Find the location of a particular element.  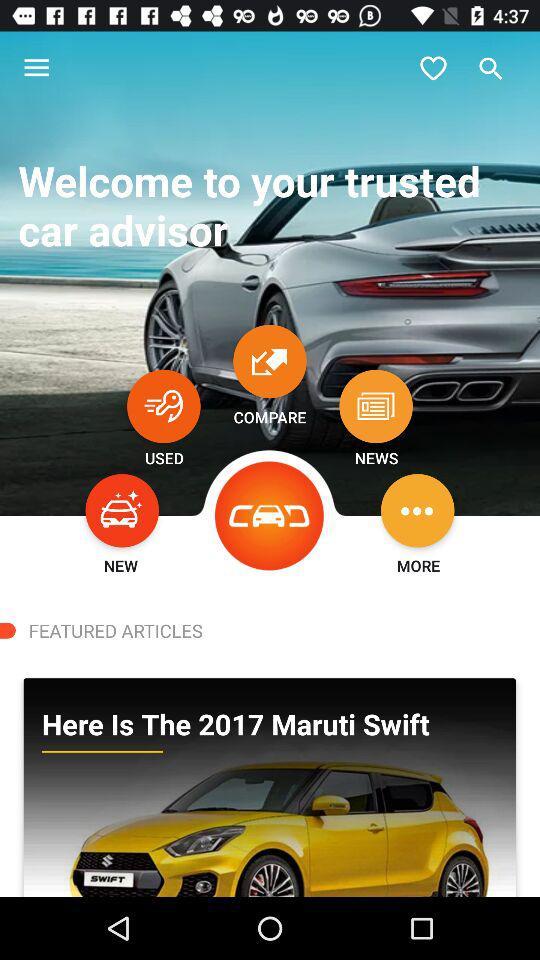

search button is located at coordinates (490, 68).